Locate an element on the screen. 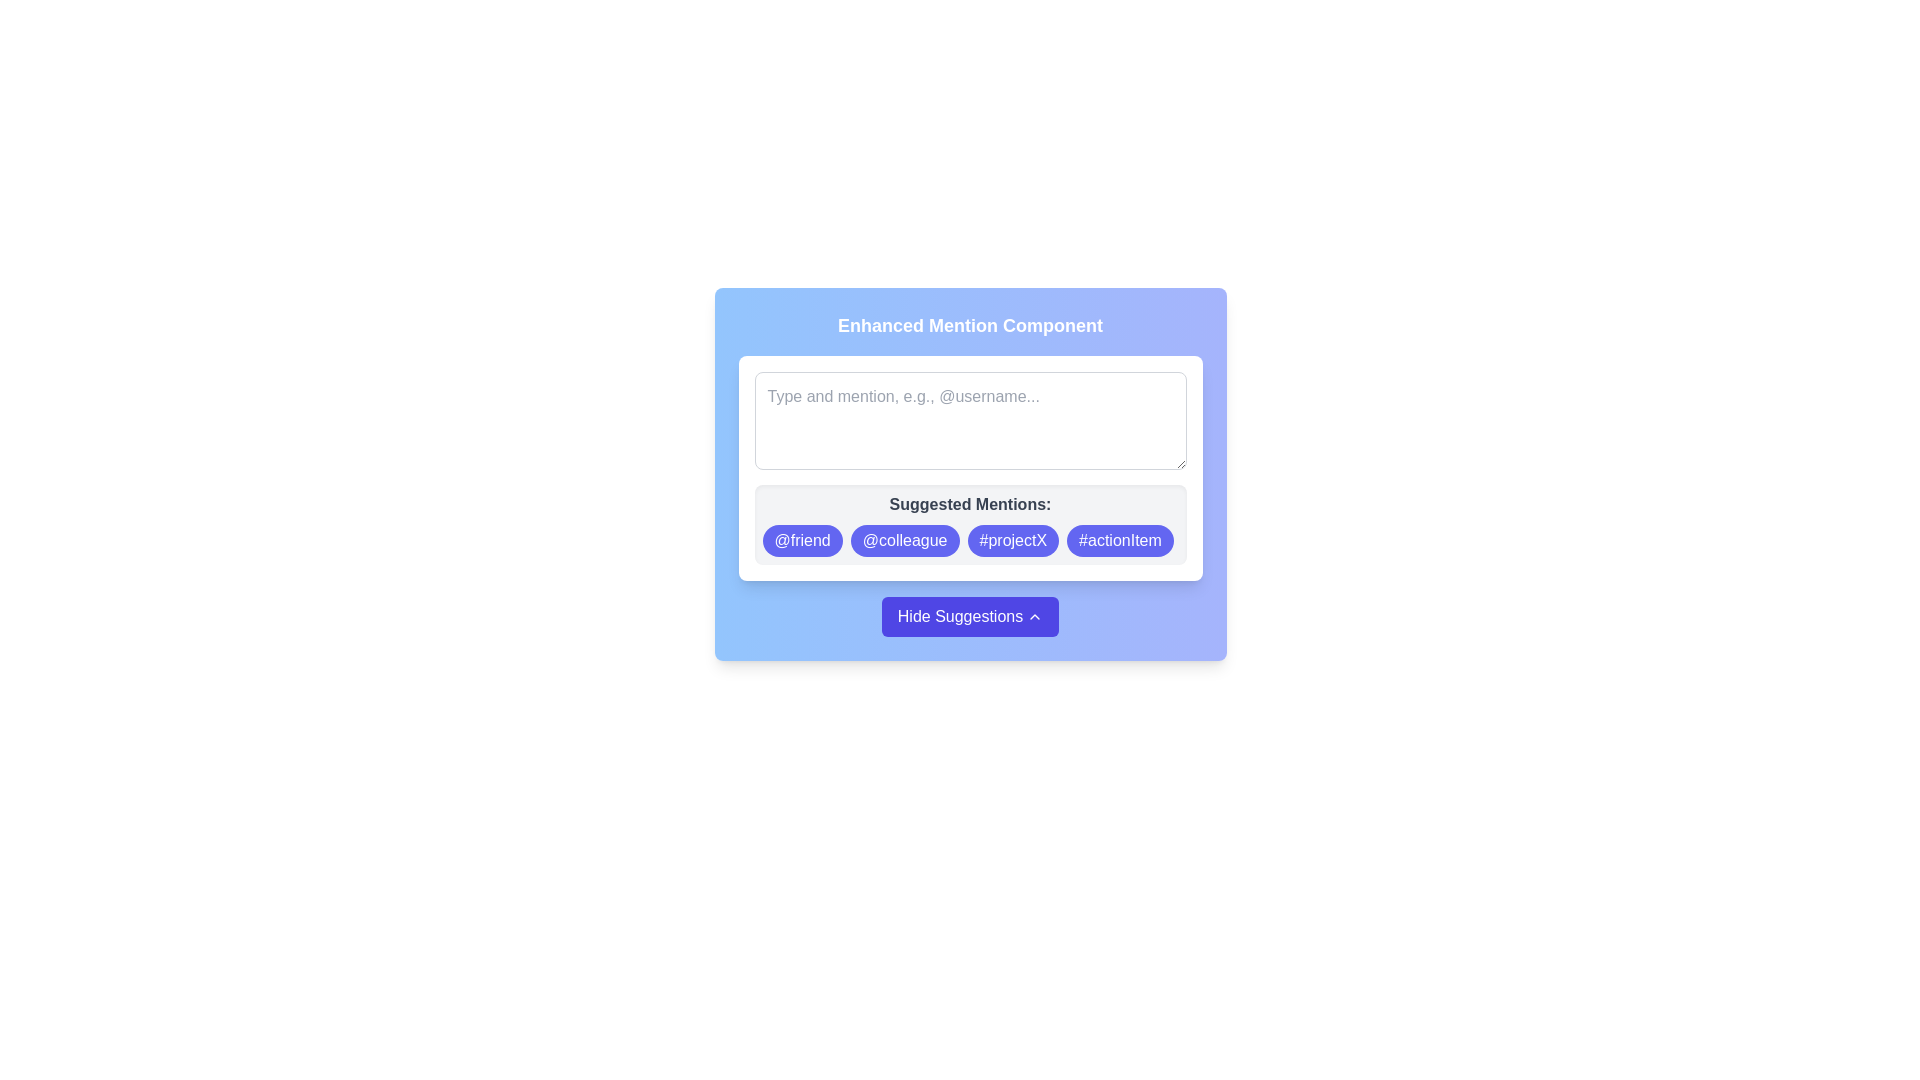  the toggle button located at the bottom of the card interface beneath the 'Suggested Mentions:' section is located at coordinates (970, 616).